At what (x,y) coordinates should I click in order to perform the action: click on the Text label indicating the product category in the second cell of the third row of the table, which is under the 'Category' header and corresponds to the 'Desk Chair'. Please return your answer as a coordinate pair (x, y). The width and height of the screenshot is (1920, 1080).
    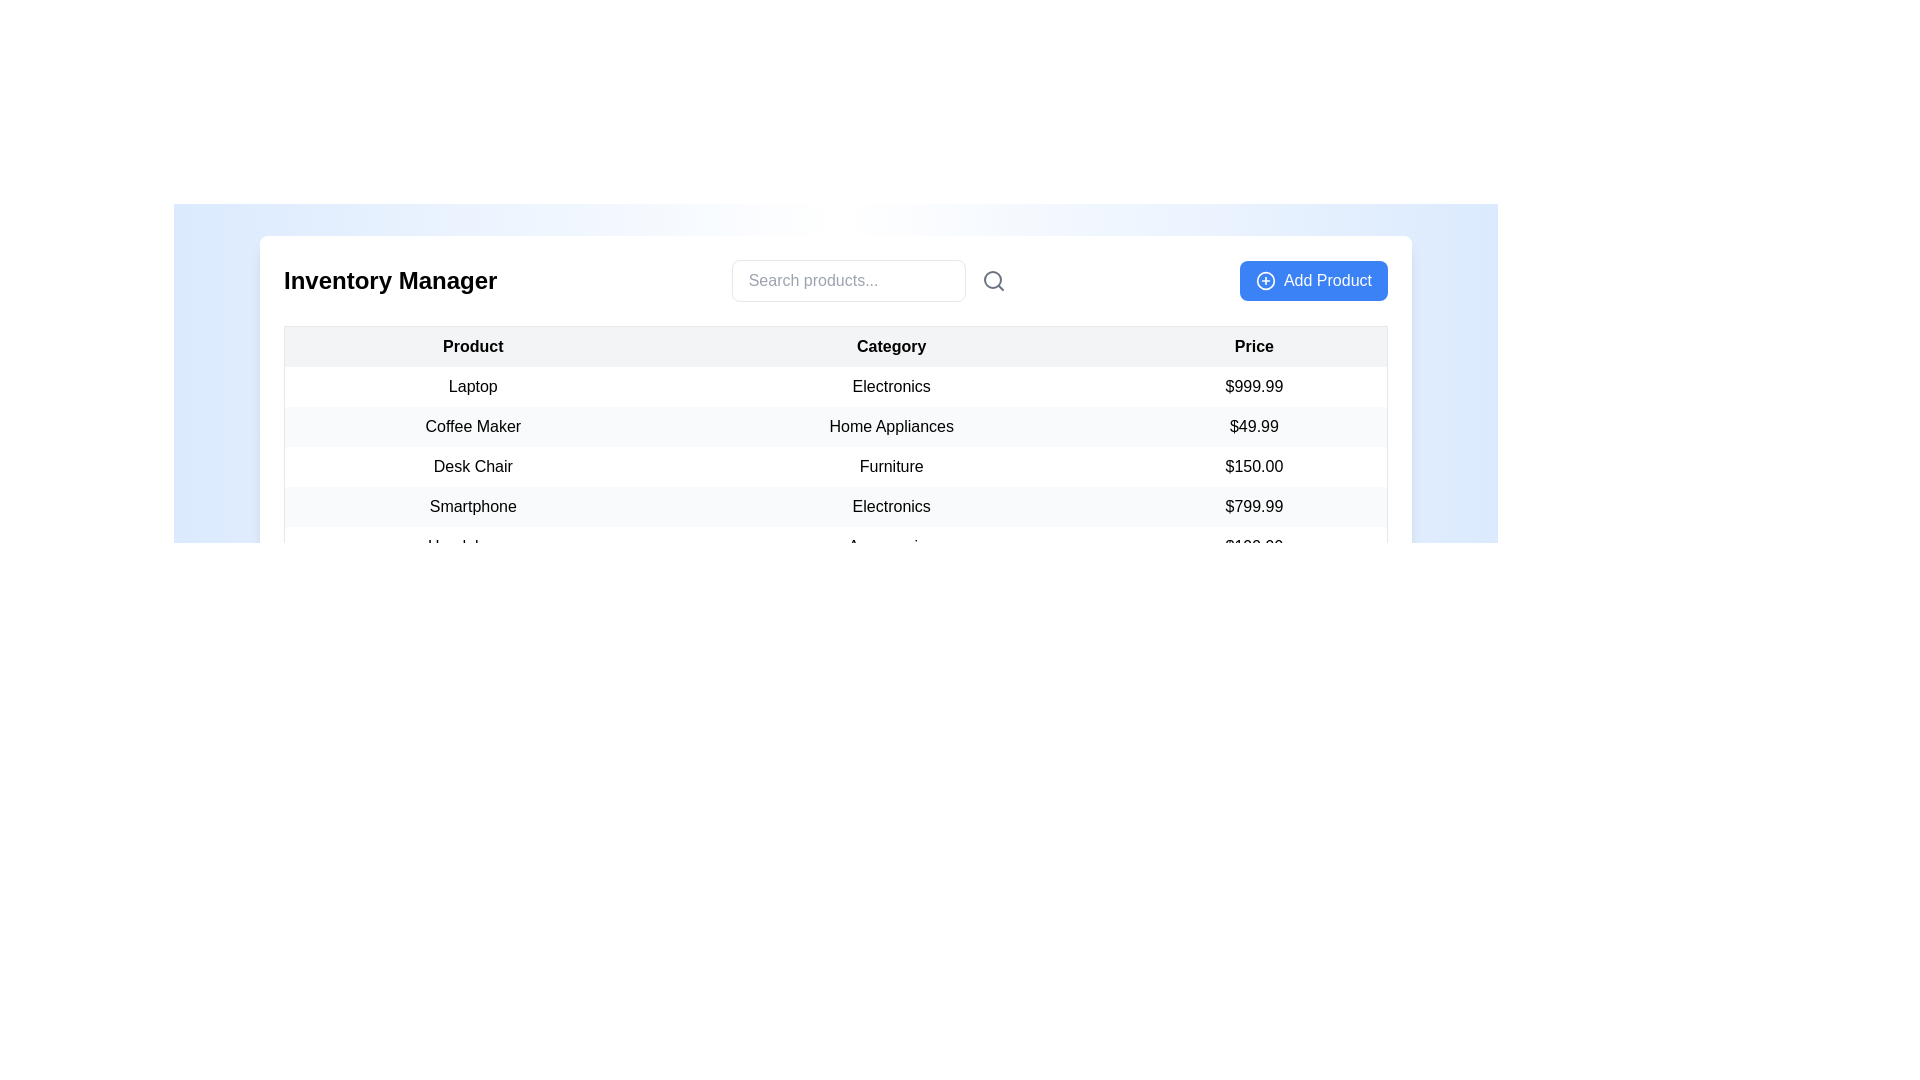
    Looking at the image, I should click on (890, 466).